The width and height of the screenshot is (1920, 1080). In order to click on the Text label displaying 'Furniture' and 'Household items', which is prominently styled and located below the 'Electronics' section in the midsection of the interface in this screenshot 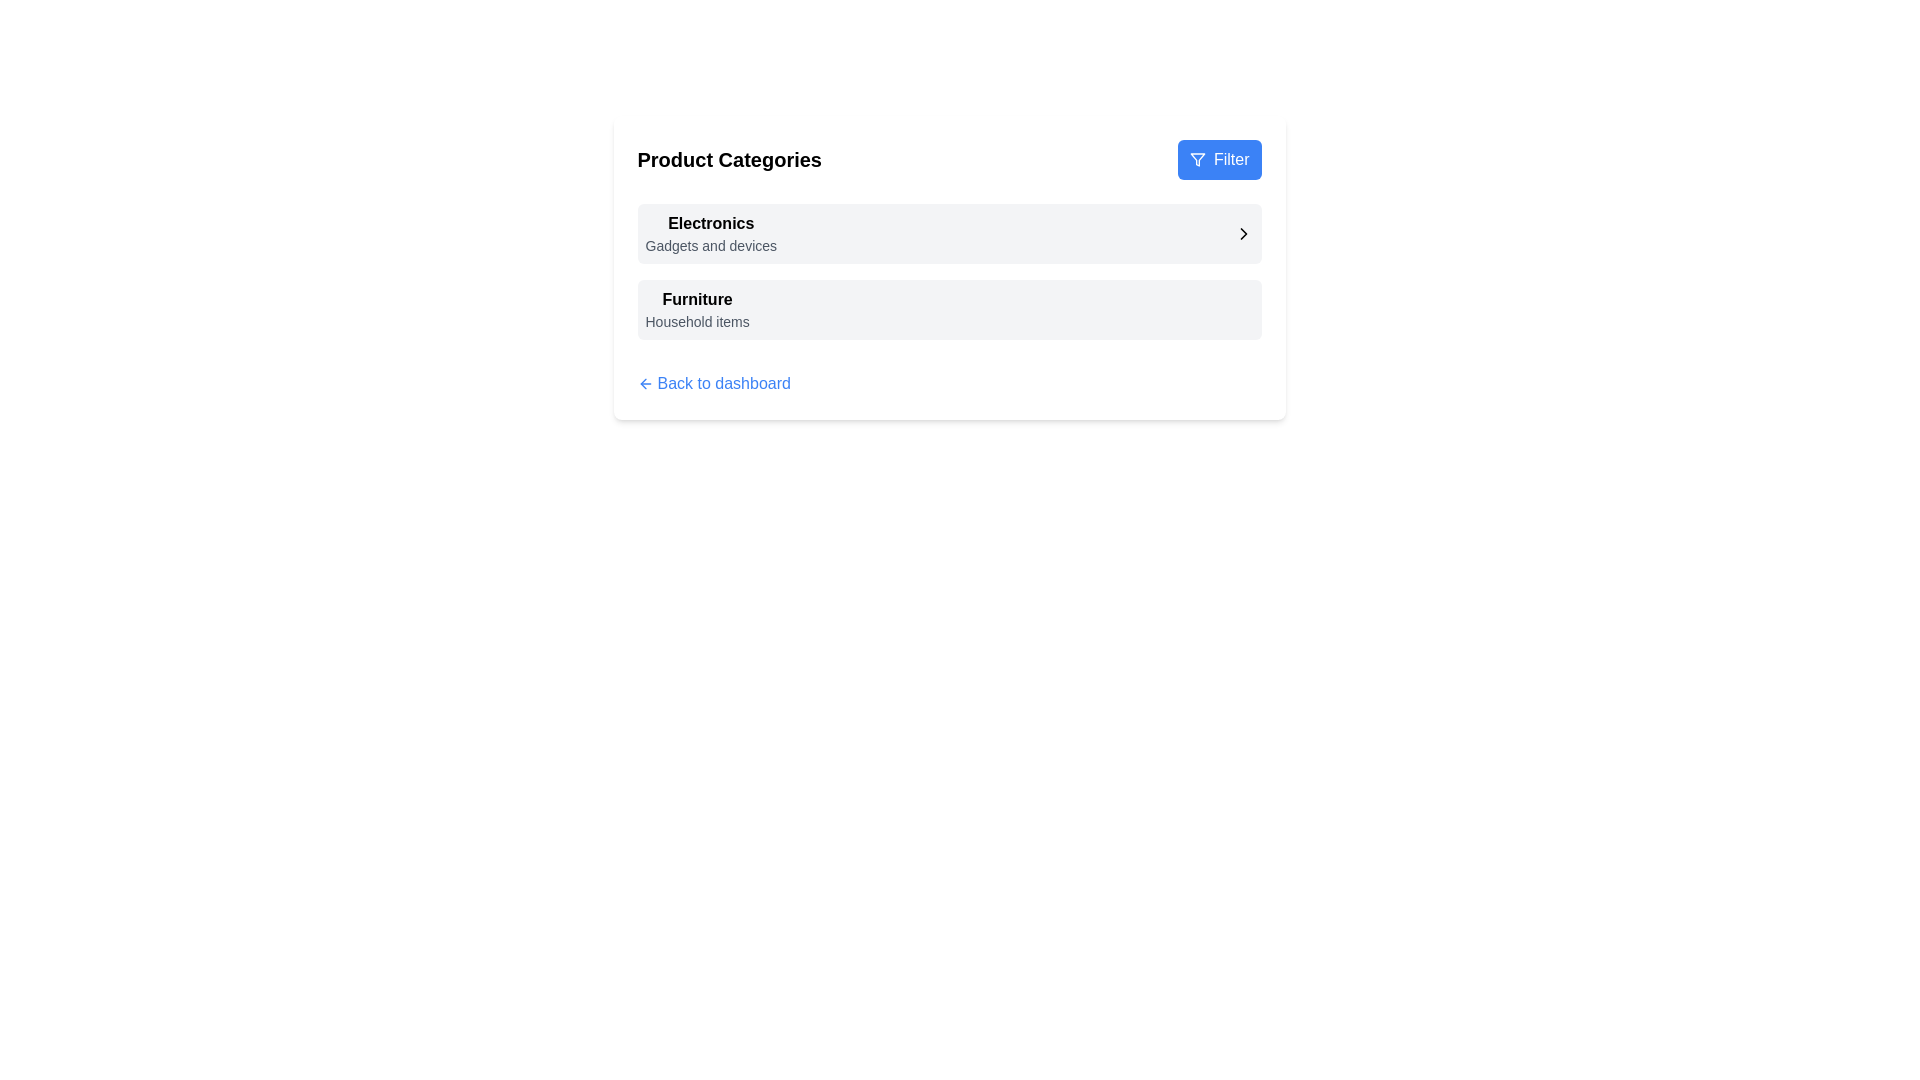, I will do `click(697, 309)`.